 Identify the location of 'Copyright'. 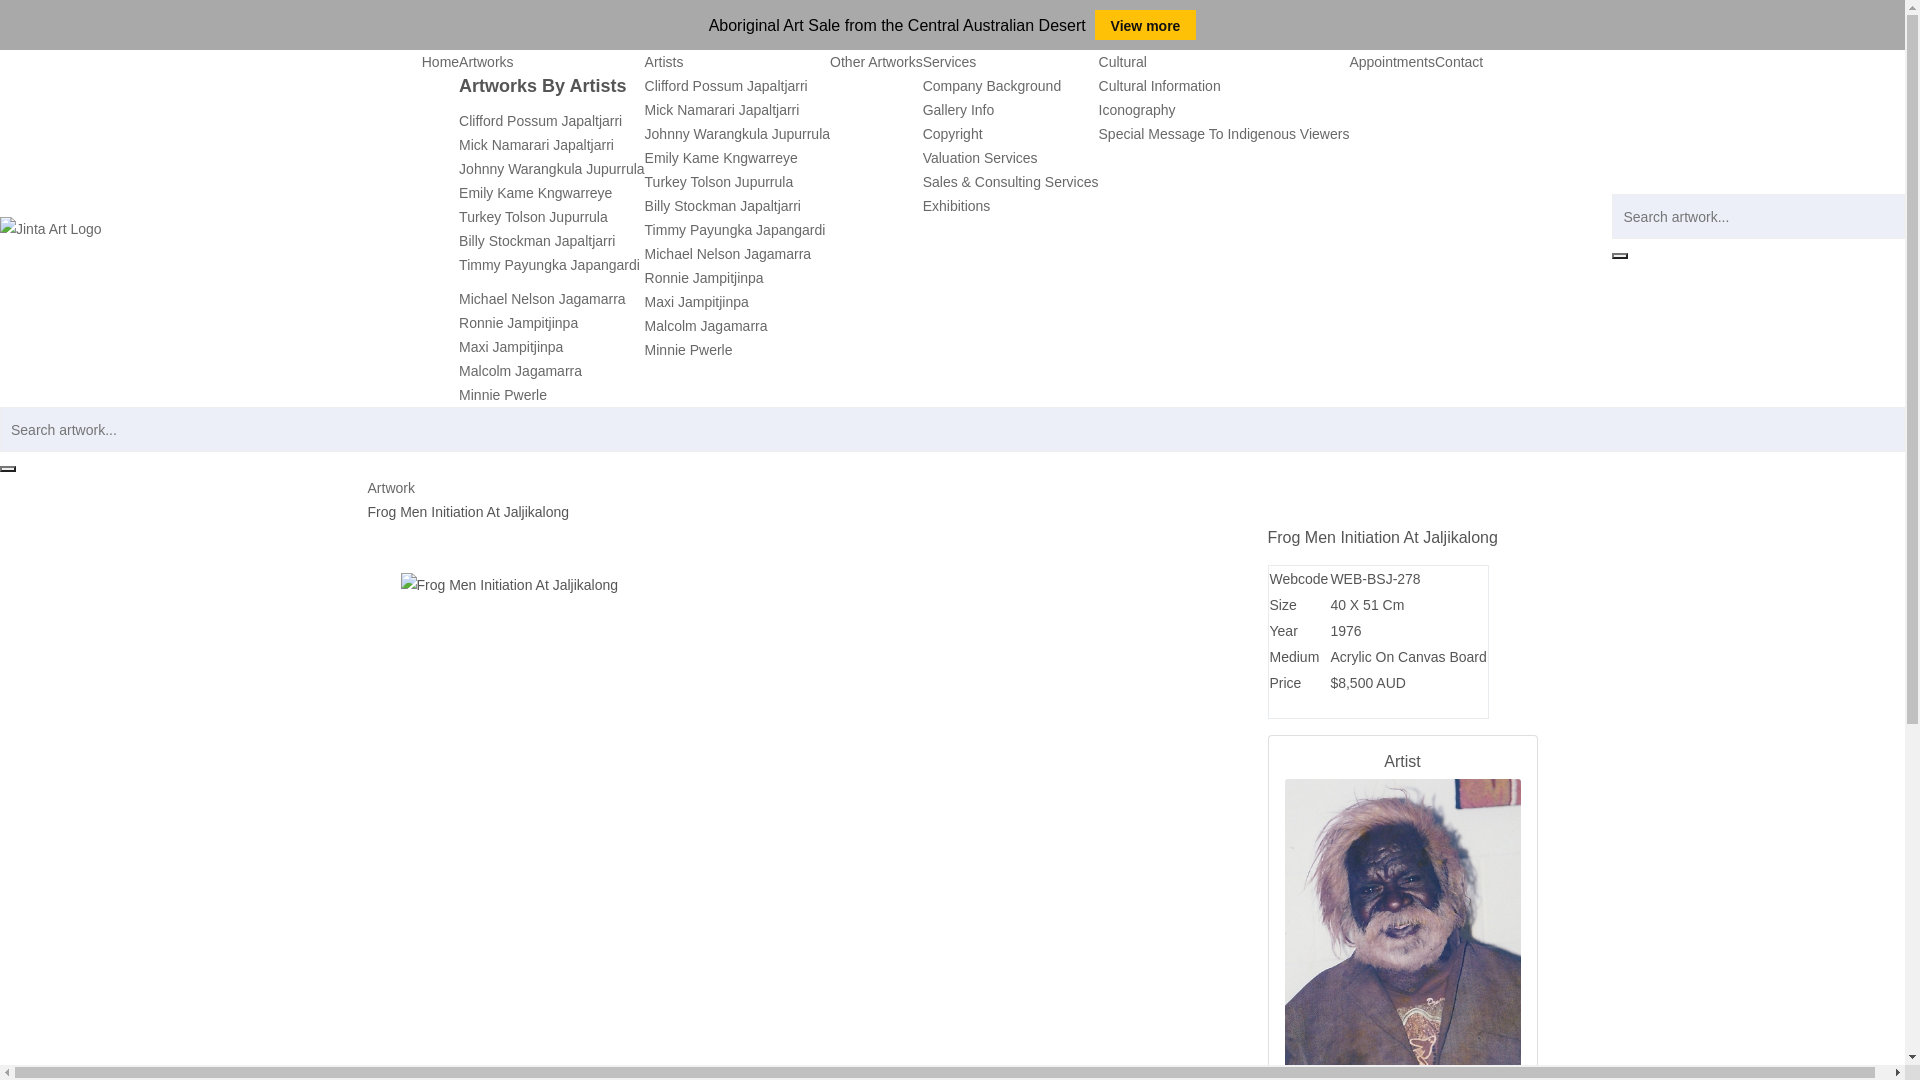
(921, 134).